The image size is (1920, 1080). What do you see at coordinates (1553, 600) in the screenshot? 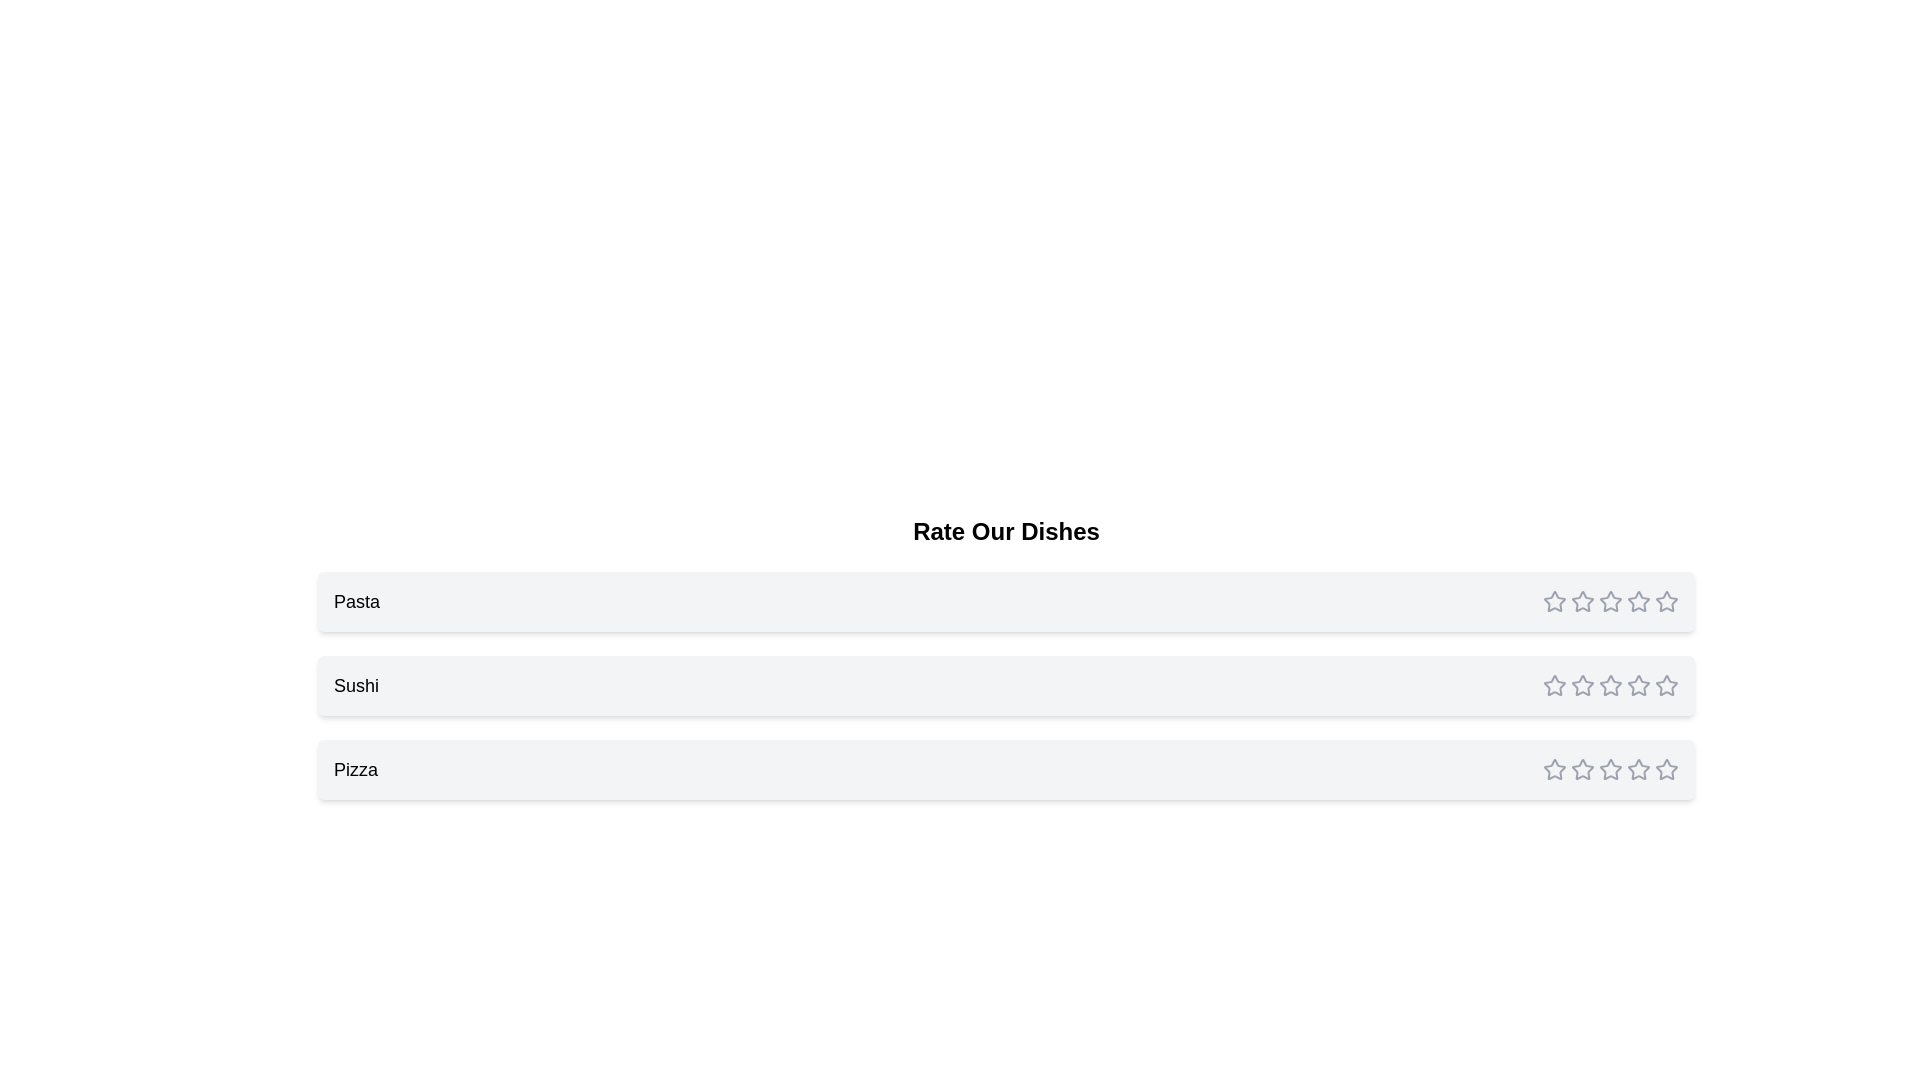
I see `the first rating star icon` at bounding box center [1553, 600].